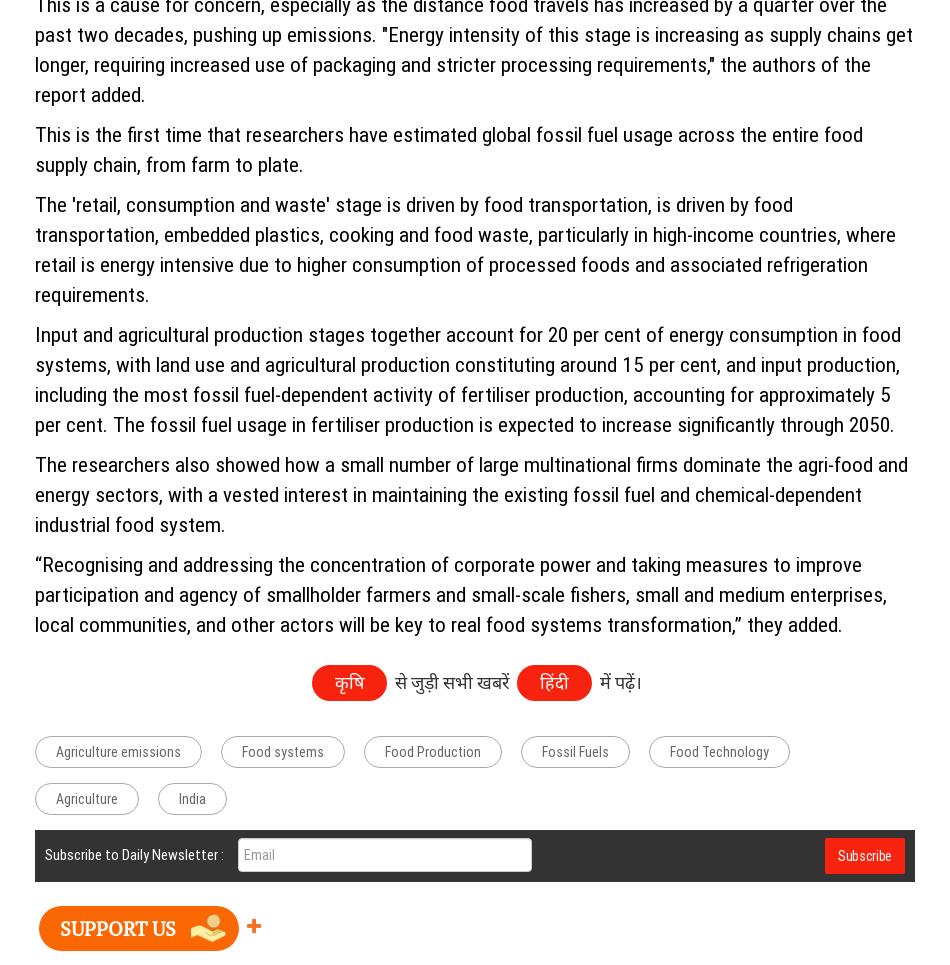 The height and width of the screenshot is (965, 950). Describe the element at coordinates (134, 853) in the screenshot. I see `'Subscribe to Daily Newsletter :'` at that location.